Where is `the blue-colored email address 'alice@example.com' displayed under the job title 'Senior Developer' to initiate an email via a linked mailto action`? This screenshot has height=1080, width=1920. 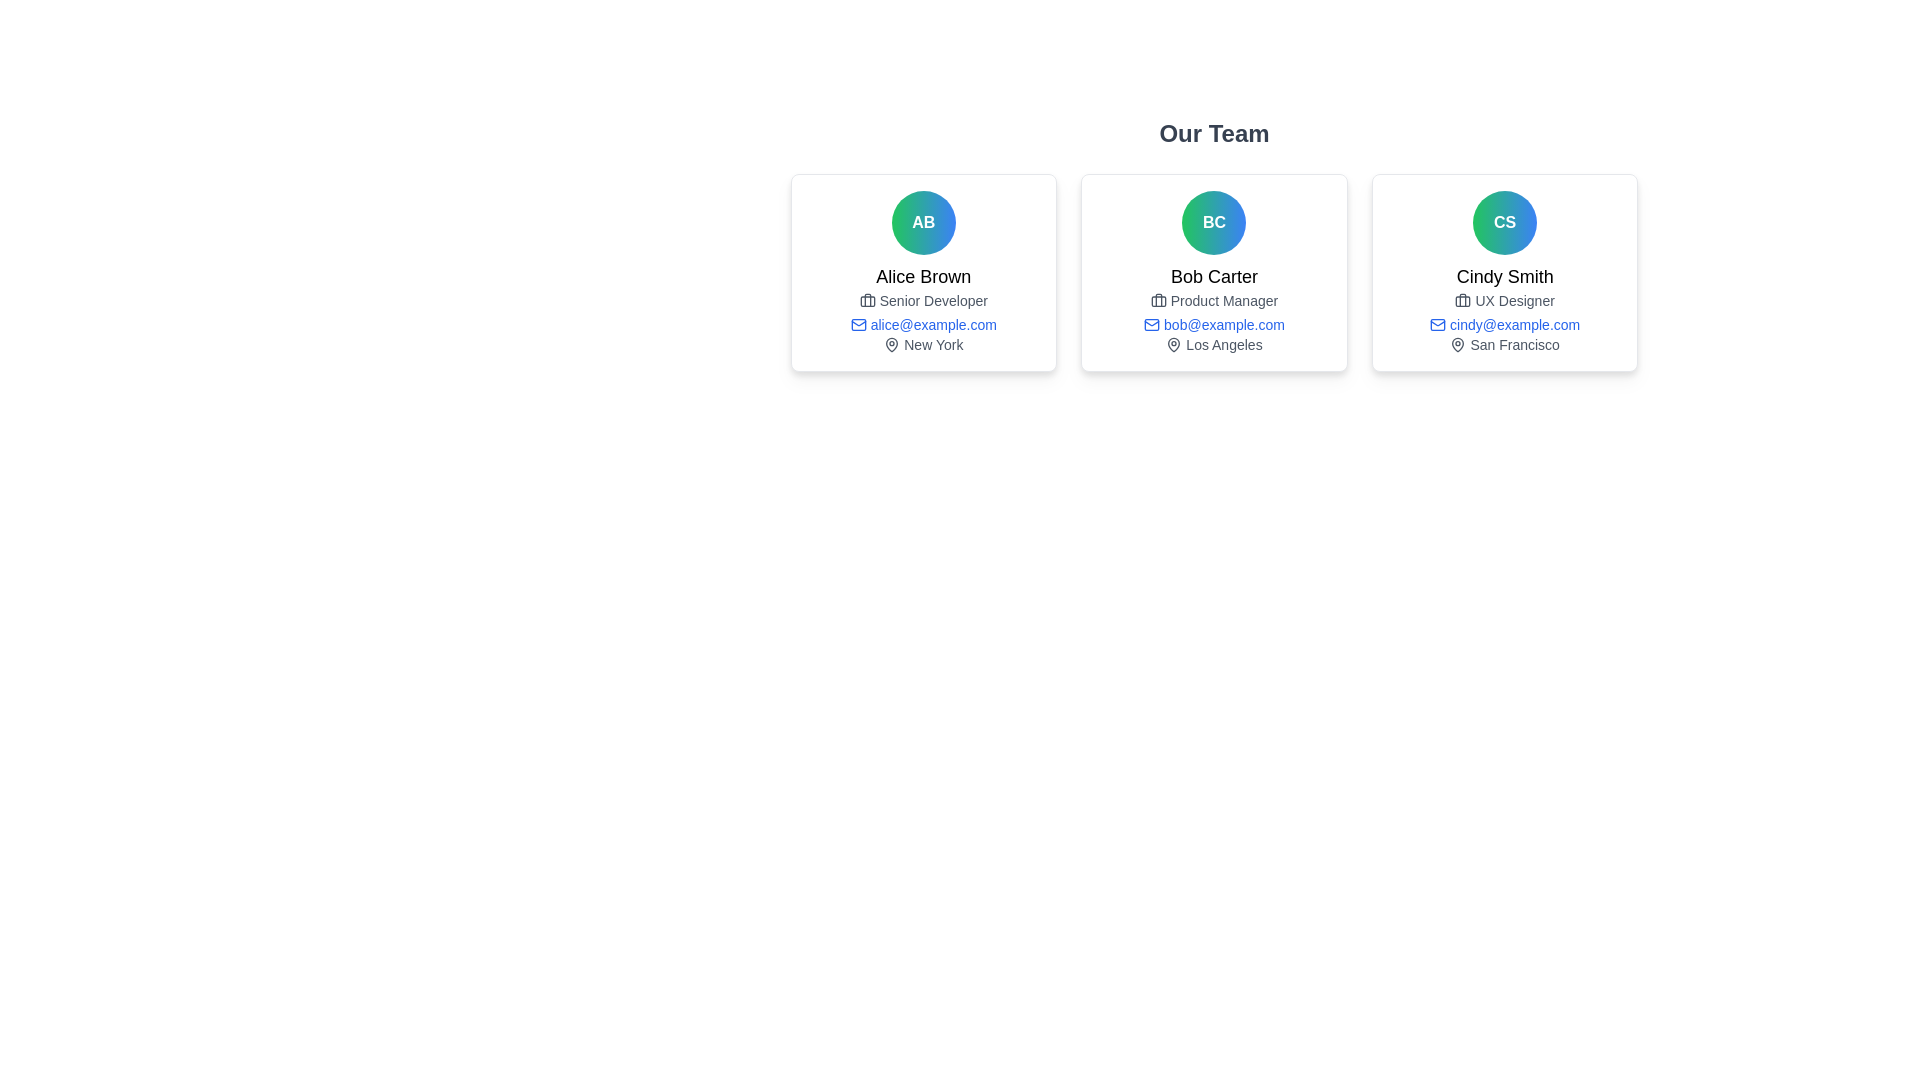 the blue-colored email address 'alice@example.com' displayed under the job title 'Senior Developer' to initiate an email via a linked mailto action is located at coordinates (922, 323).